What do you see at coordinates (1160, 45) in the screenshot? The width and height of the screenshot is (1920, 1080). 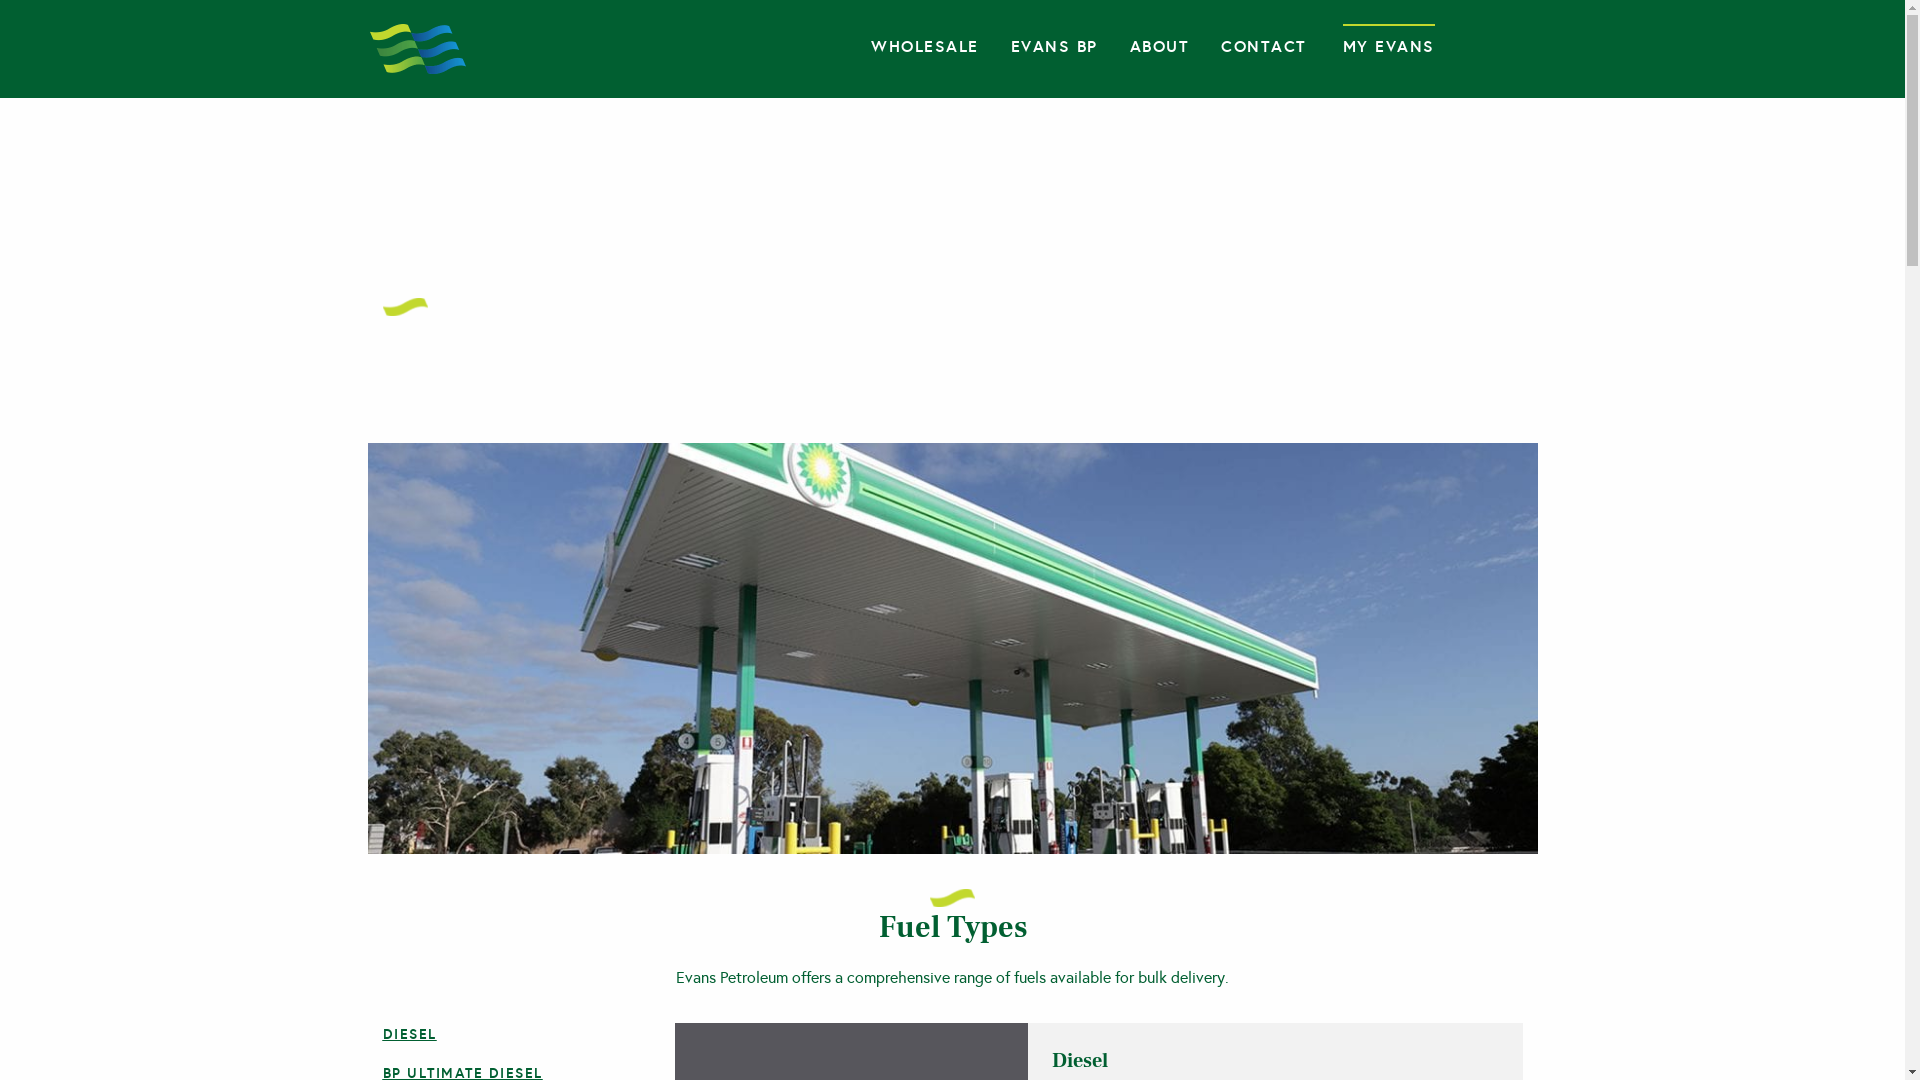 I see `'ABOUT'` at bounding box center [1160, 45].